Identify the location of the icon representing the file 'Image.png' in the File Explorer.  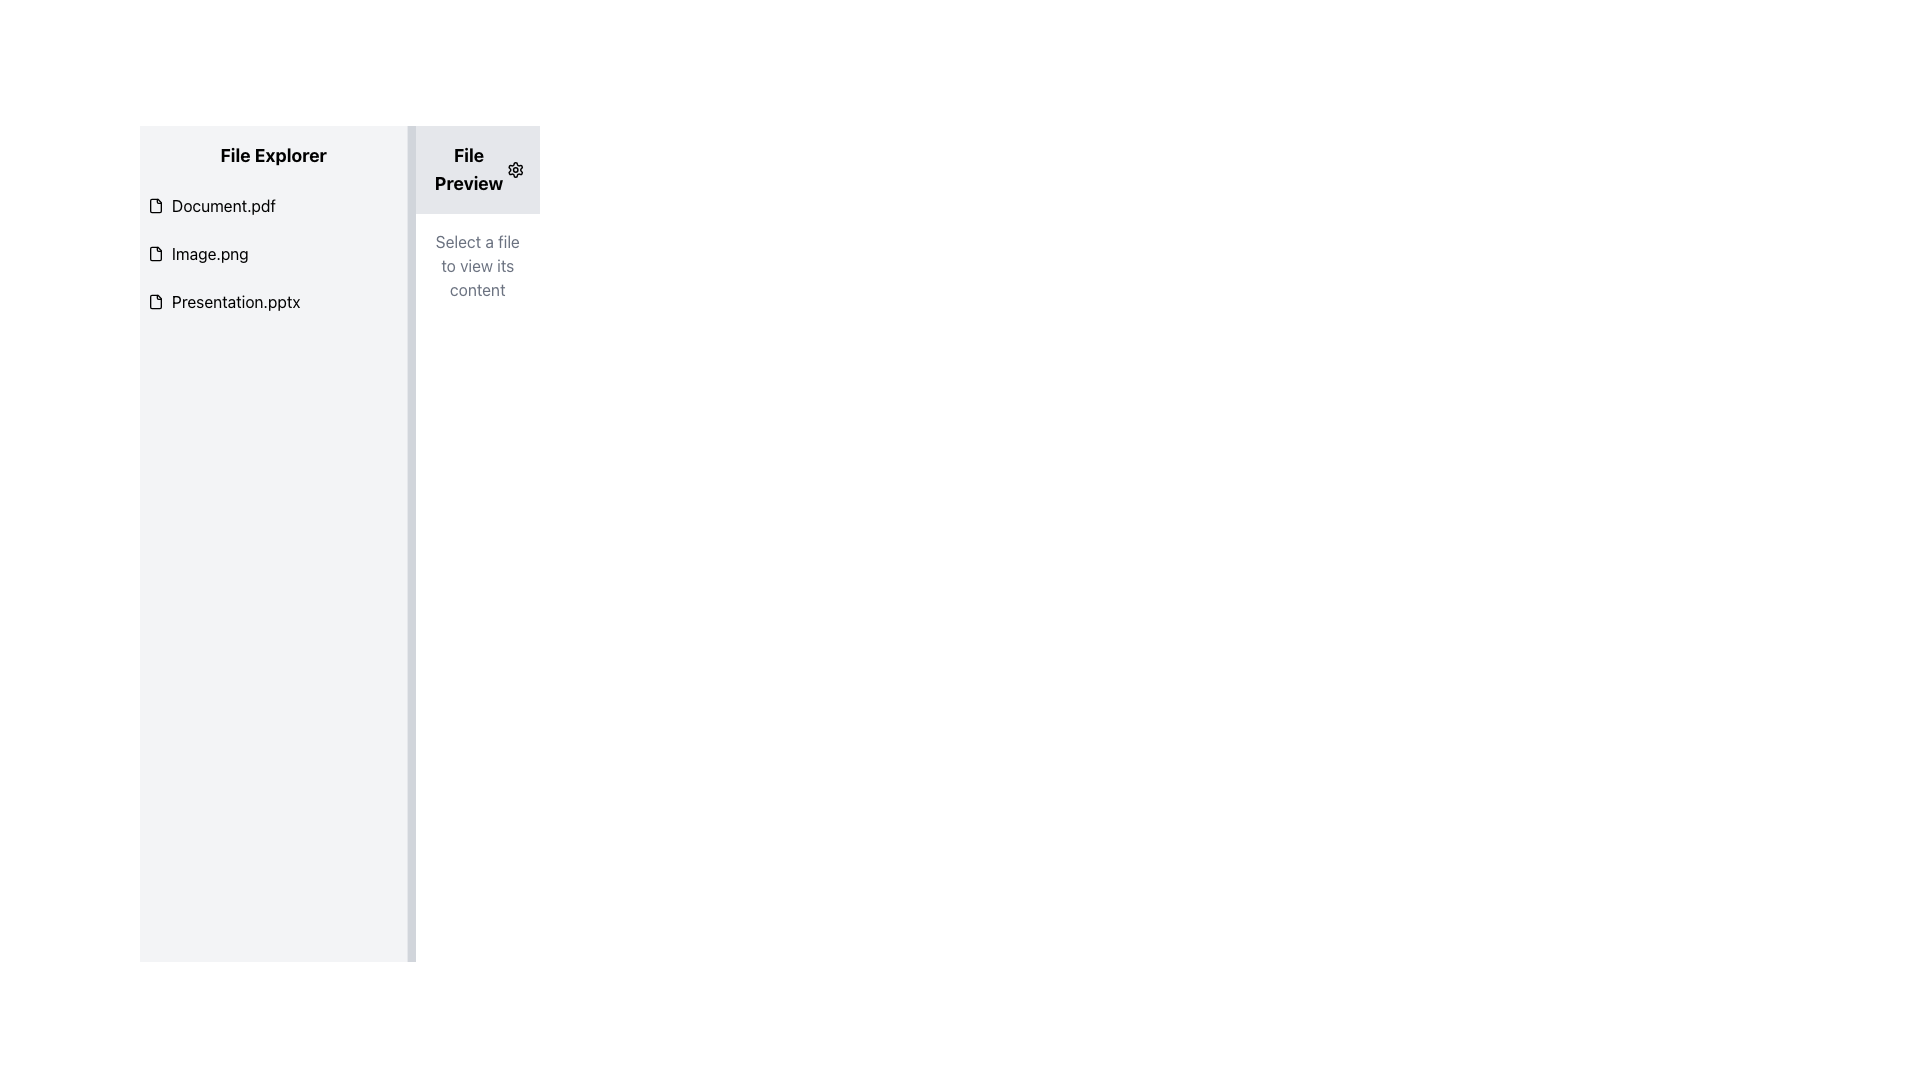
(155, 253).